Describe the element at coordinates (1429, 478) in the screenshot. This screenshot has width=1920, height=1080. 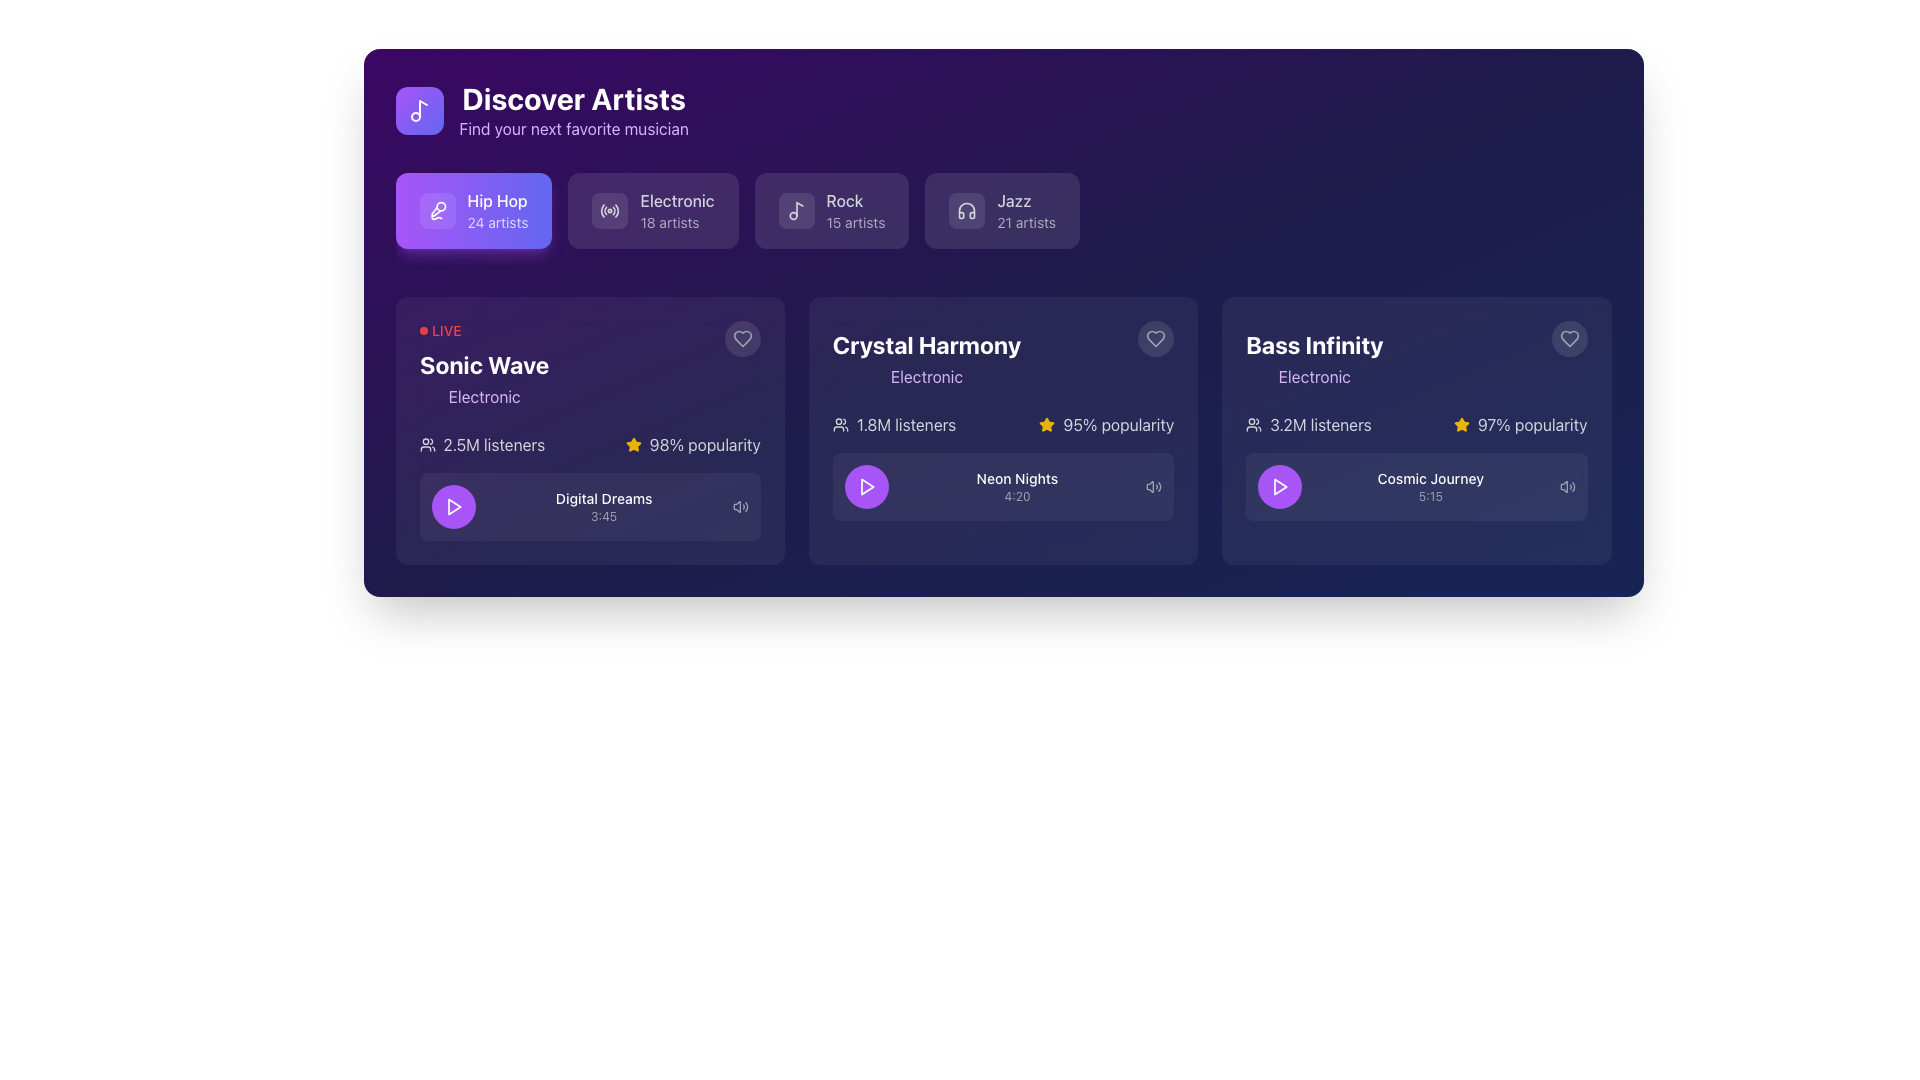
I see `the text label displaying 'Cosmic Journey' located in the 'Bass Infinity' section, positioned near the center of the card under the play button` at that location.